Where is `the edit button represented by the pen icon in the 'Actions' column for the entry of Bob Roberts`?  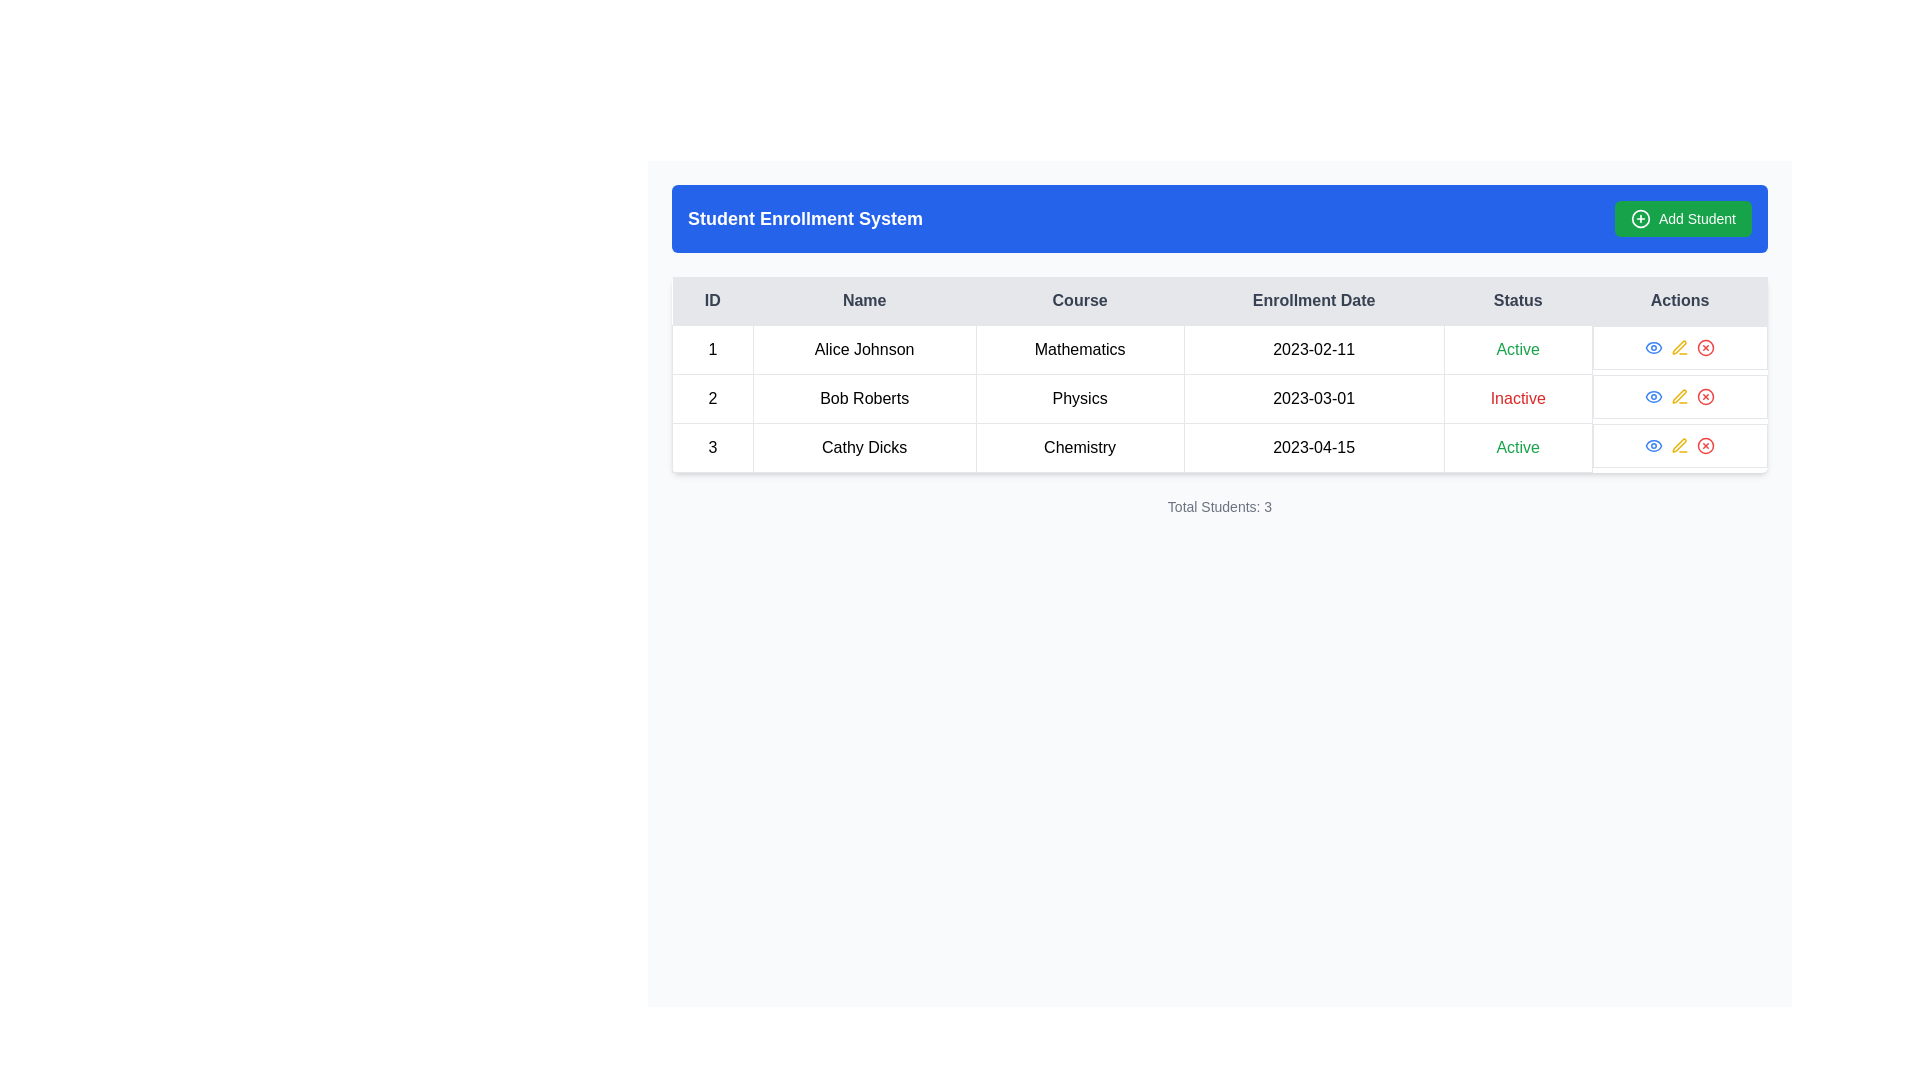 the edit button represented by the pen icon in the 'Actions' column for the entry of Bob Roberts is located at coordinates (1680, 444).